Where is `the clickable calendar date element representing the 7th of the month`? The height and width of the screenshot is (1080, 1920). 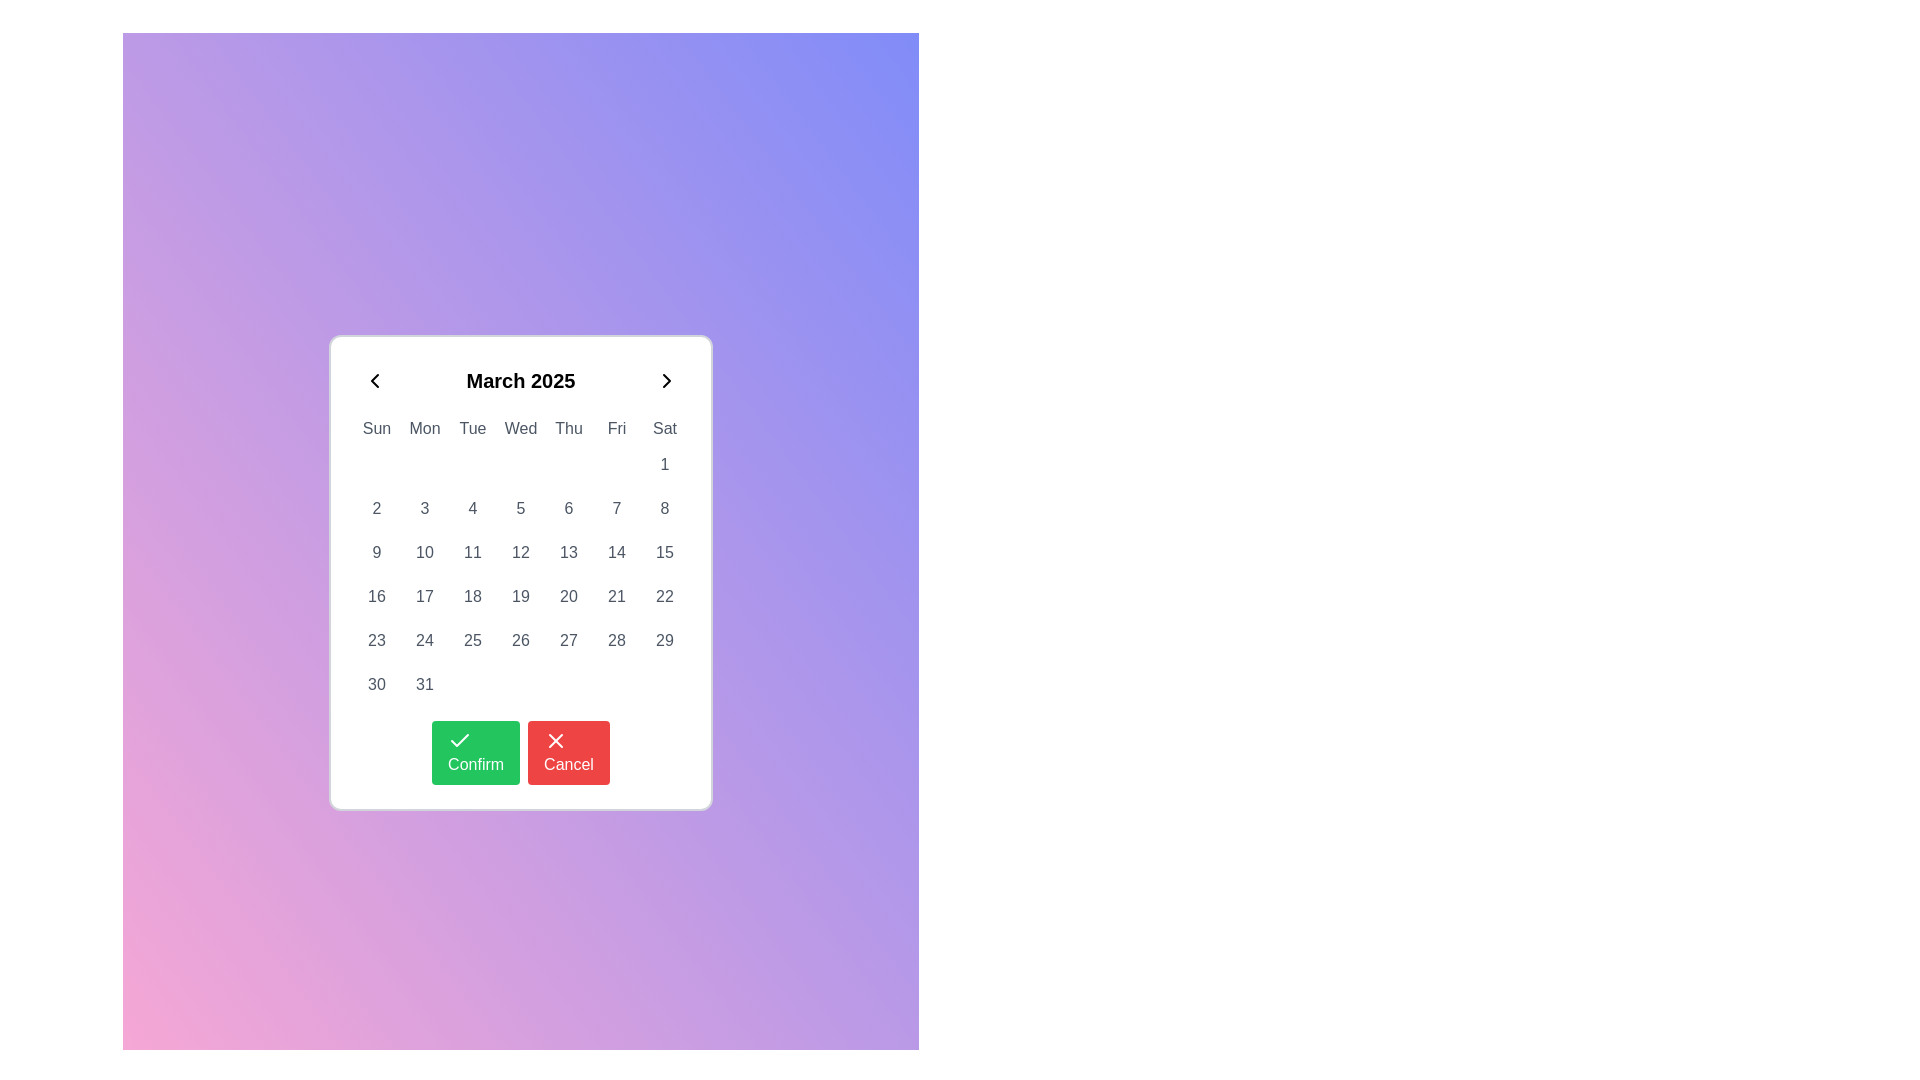
the clickable calendar date element representing the 7th of the month is located at coordinates (616, 508).